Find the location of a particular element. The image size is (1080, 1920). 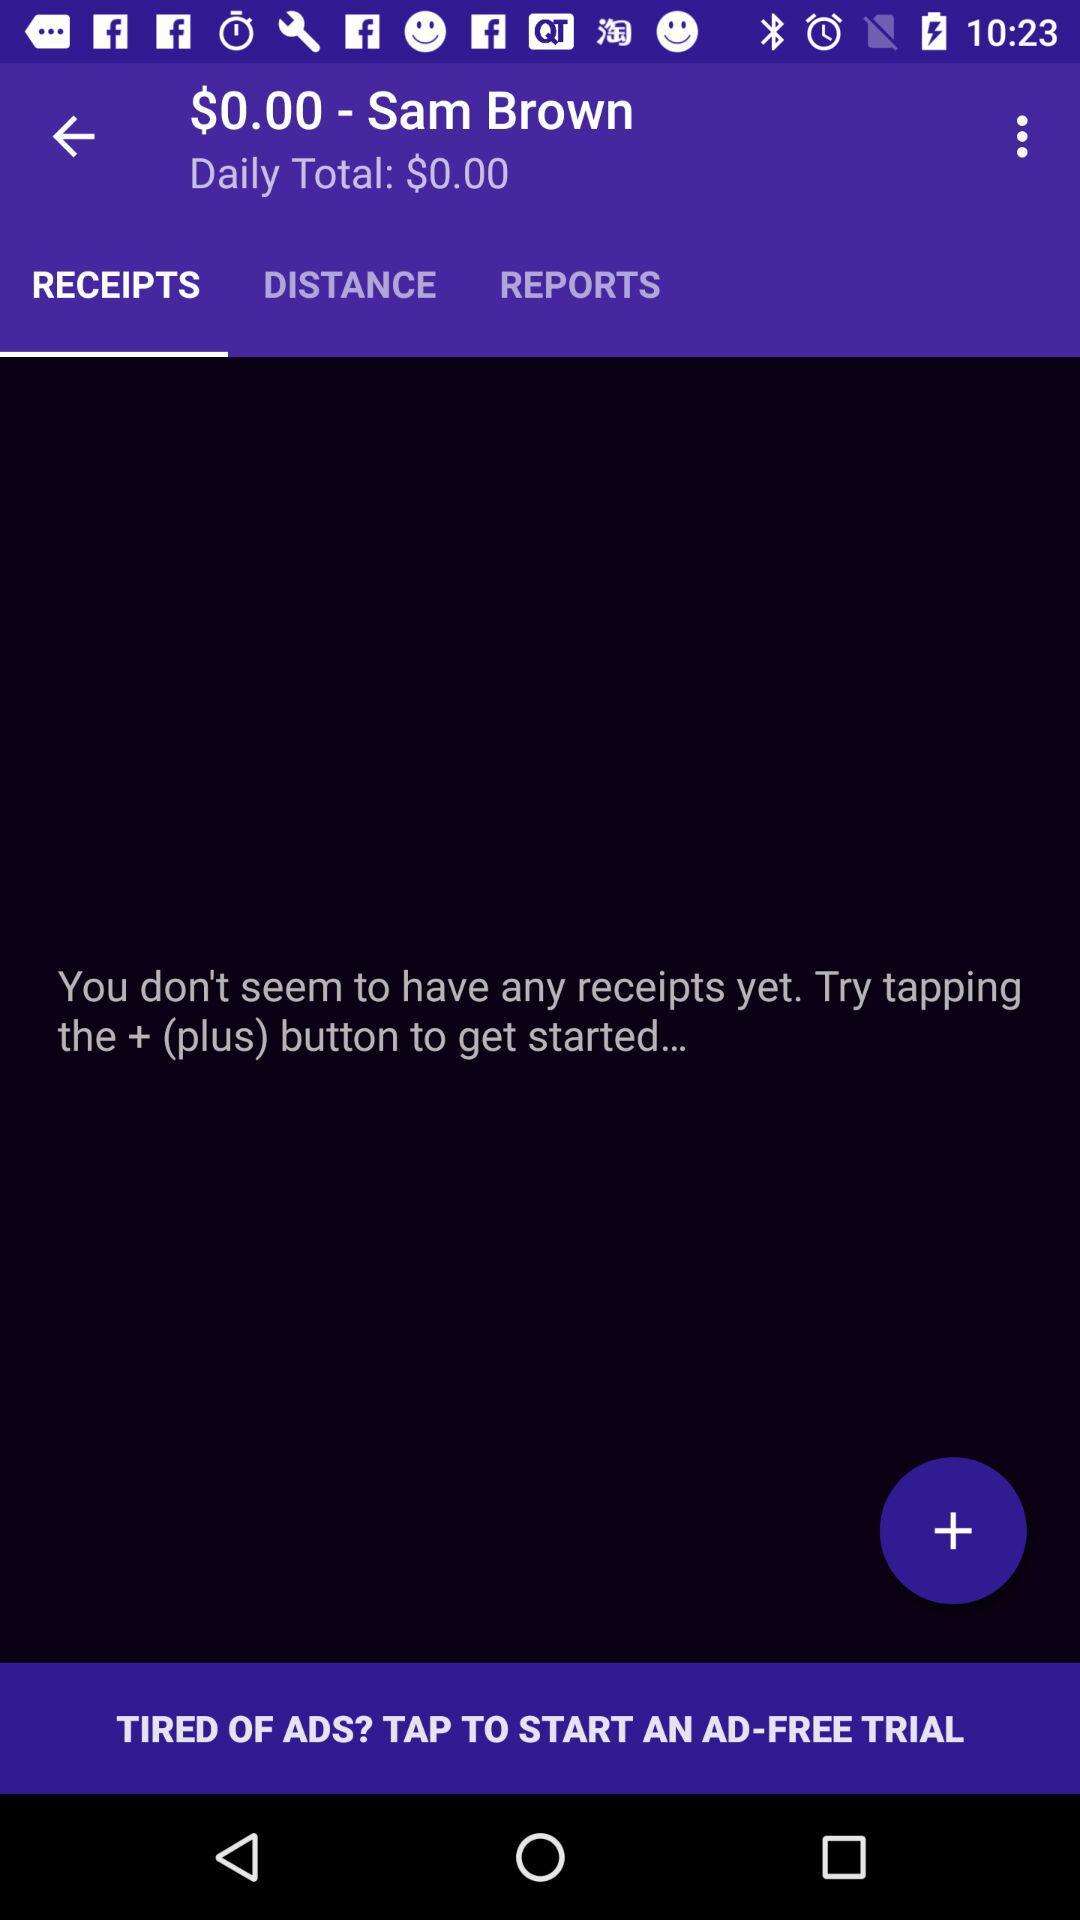

item to the left of the reports is located at coordinates (348, 282).